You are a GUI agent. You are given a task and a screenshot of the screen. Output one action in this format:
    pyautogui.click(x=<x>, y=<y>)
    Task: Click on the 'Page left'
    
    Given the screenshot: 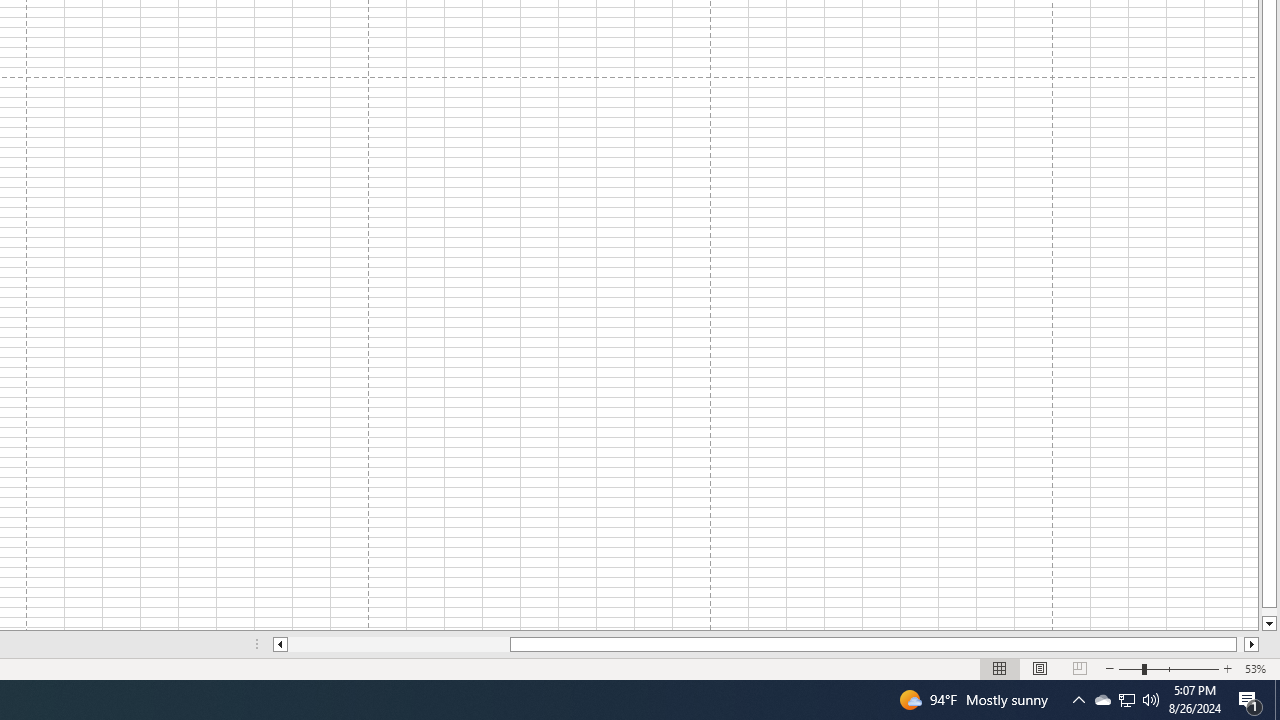 What is the action you would take?
    pyautogui.click(x=398, y=644)
    